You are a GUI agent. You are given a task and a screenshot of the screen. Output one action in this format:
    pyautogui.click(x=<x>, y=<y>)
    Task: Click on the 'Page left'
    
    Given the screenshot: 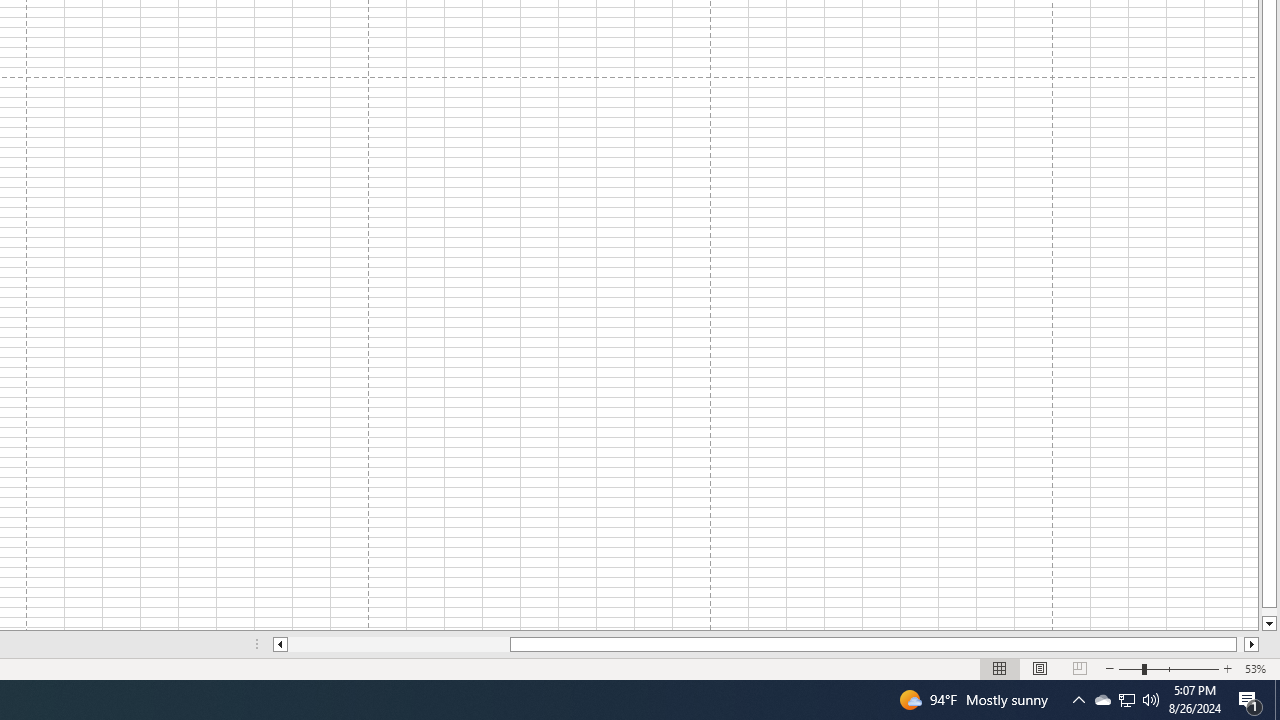 What is the action you would take?
    pyautogui.click(x=398, y=644)
    